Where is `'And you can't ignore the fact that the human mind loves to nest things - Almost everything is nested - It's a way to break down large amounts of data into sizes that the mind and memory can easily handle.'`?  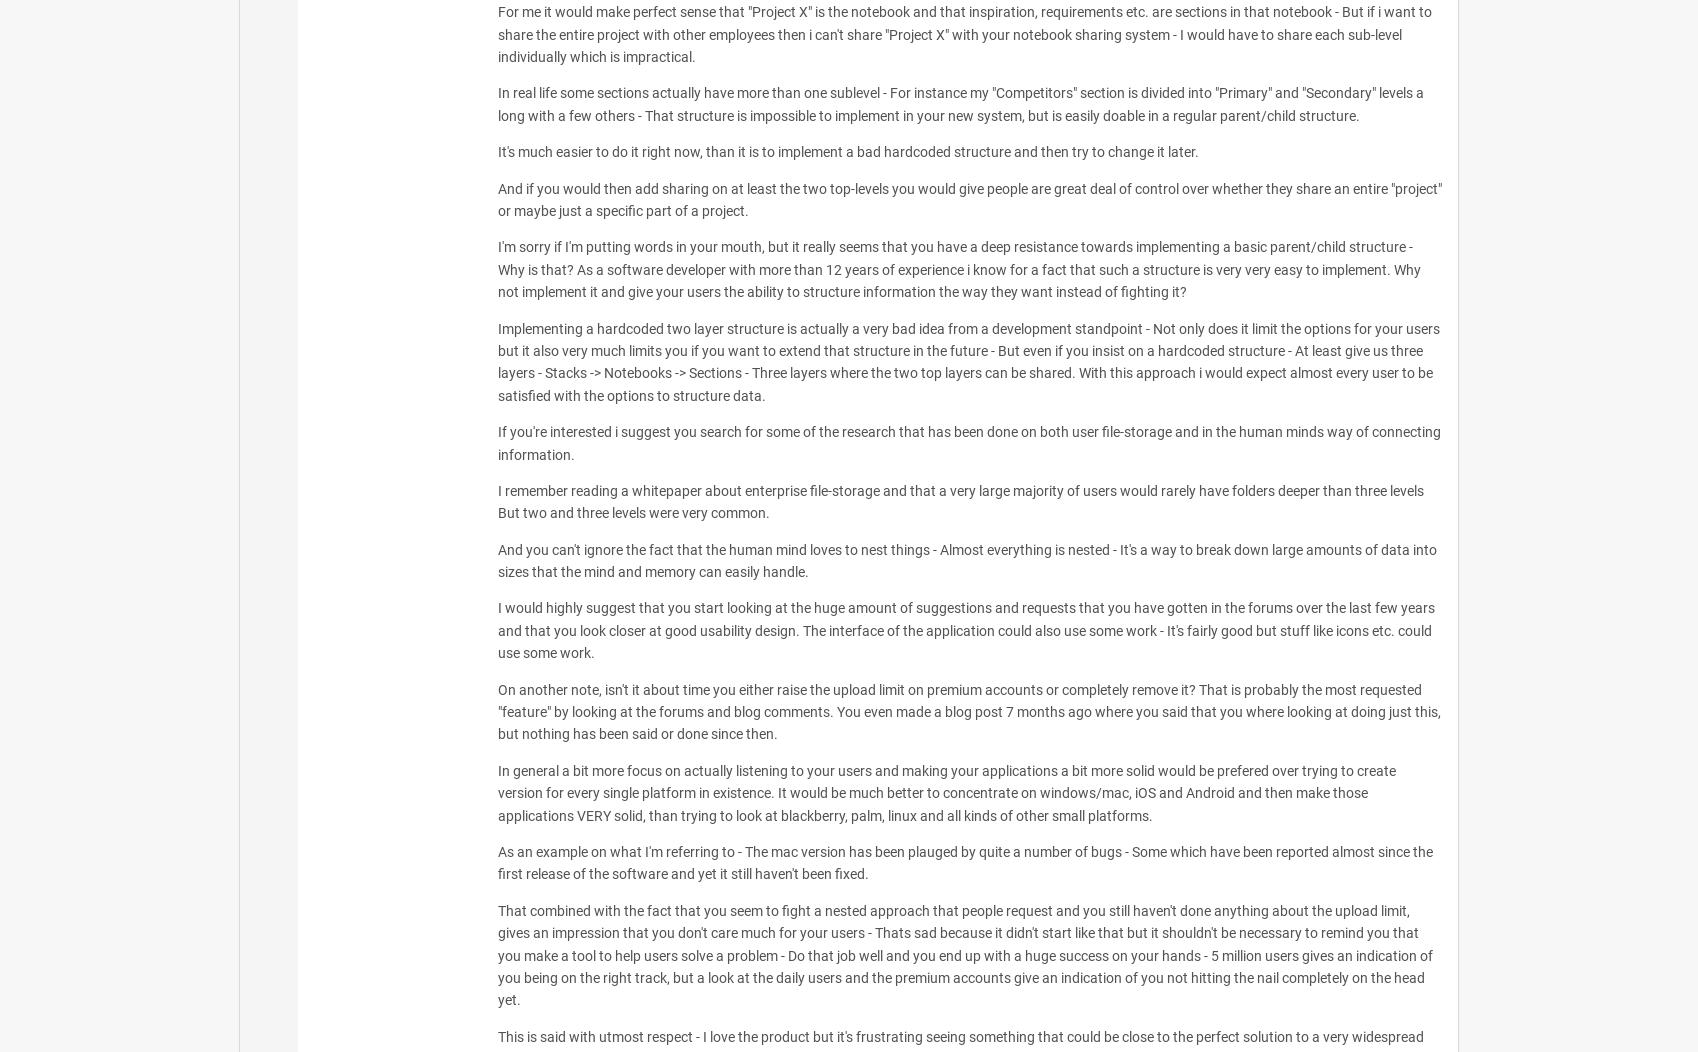 'And you can't ignore the fact that the human mind loves to nest things - Almost everything is nested - It's a way to break down large amounts of data into sizes that the mind and memory can easily handle.' is located at coordinates (965, 560).